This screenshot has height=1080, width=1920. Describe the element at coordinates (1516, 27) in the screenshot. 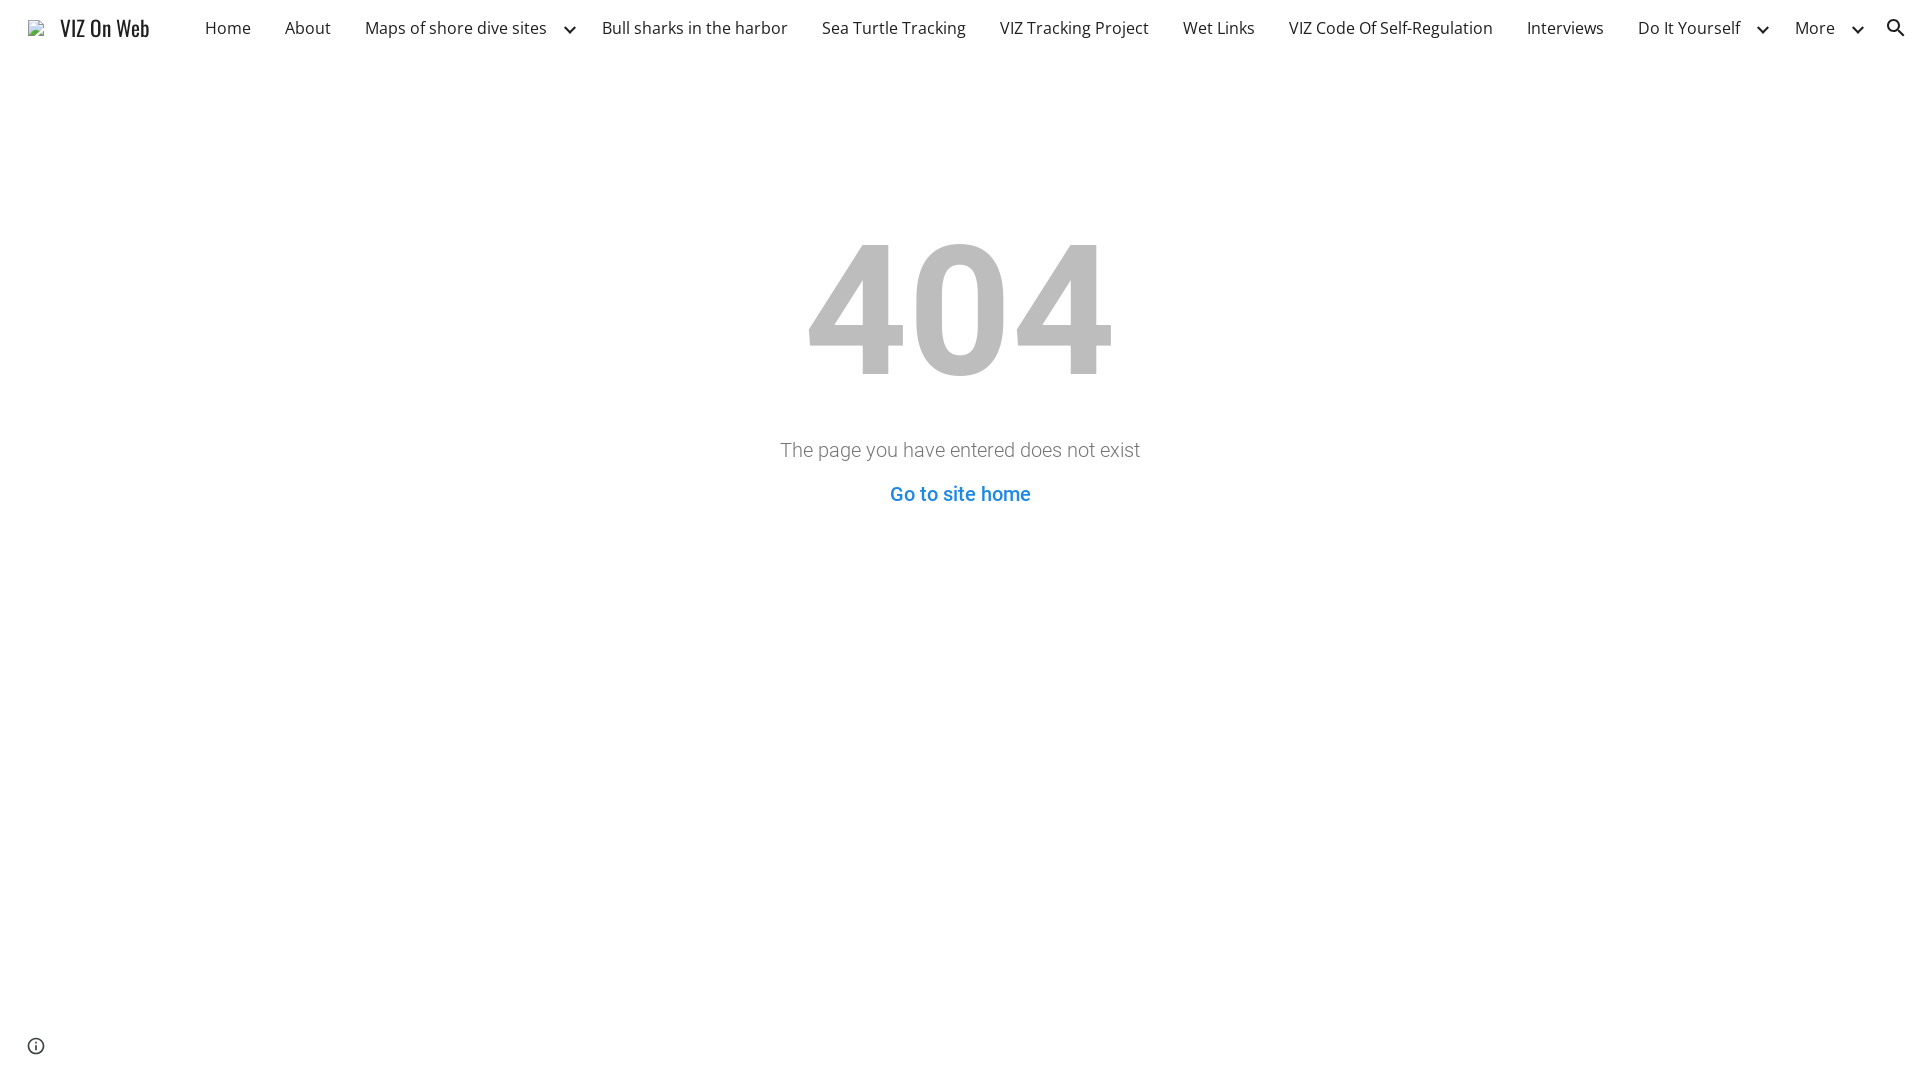

I see `'Interviews'` at that location.